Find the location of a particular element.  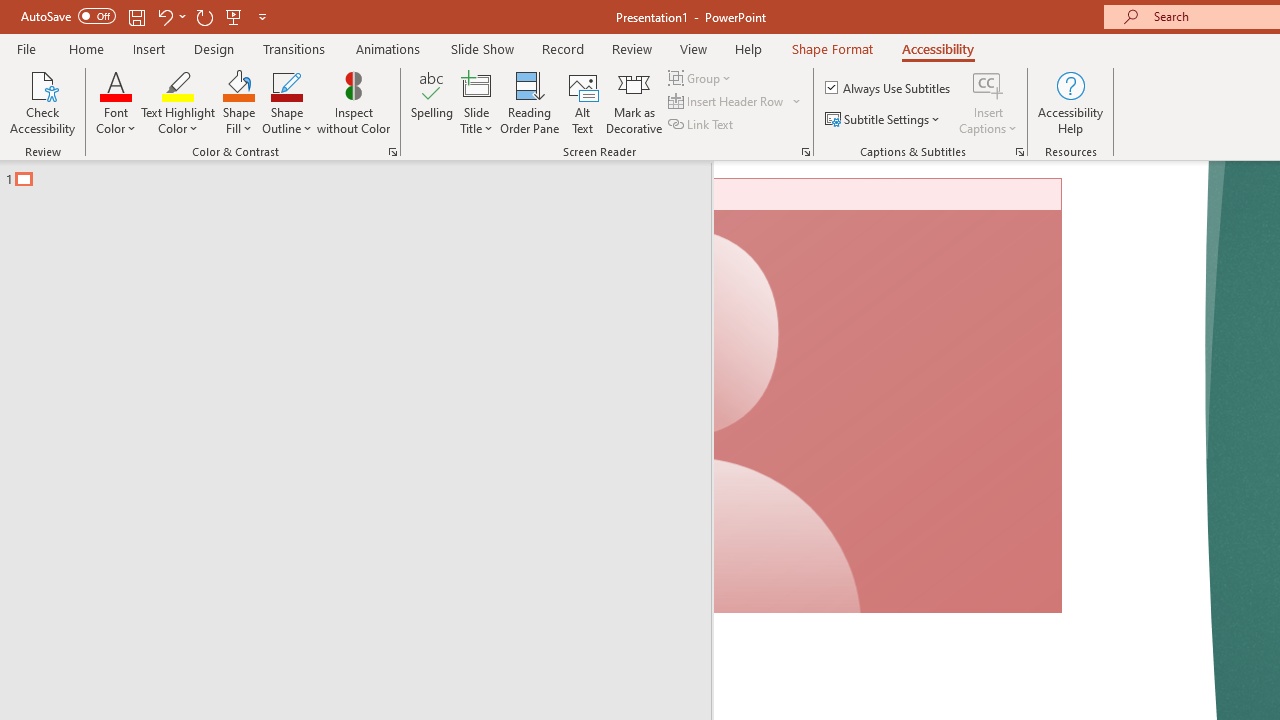

'Text Highlight Color Yellow' is located at coordinates (178, 84).